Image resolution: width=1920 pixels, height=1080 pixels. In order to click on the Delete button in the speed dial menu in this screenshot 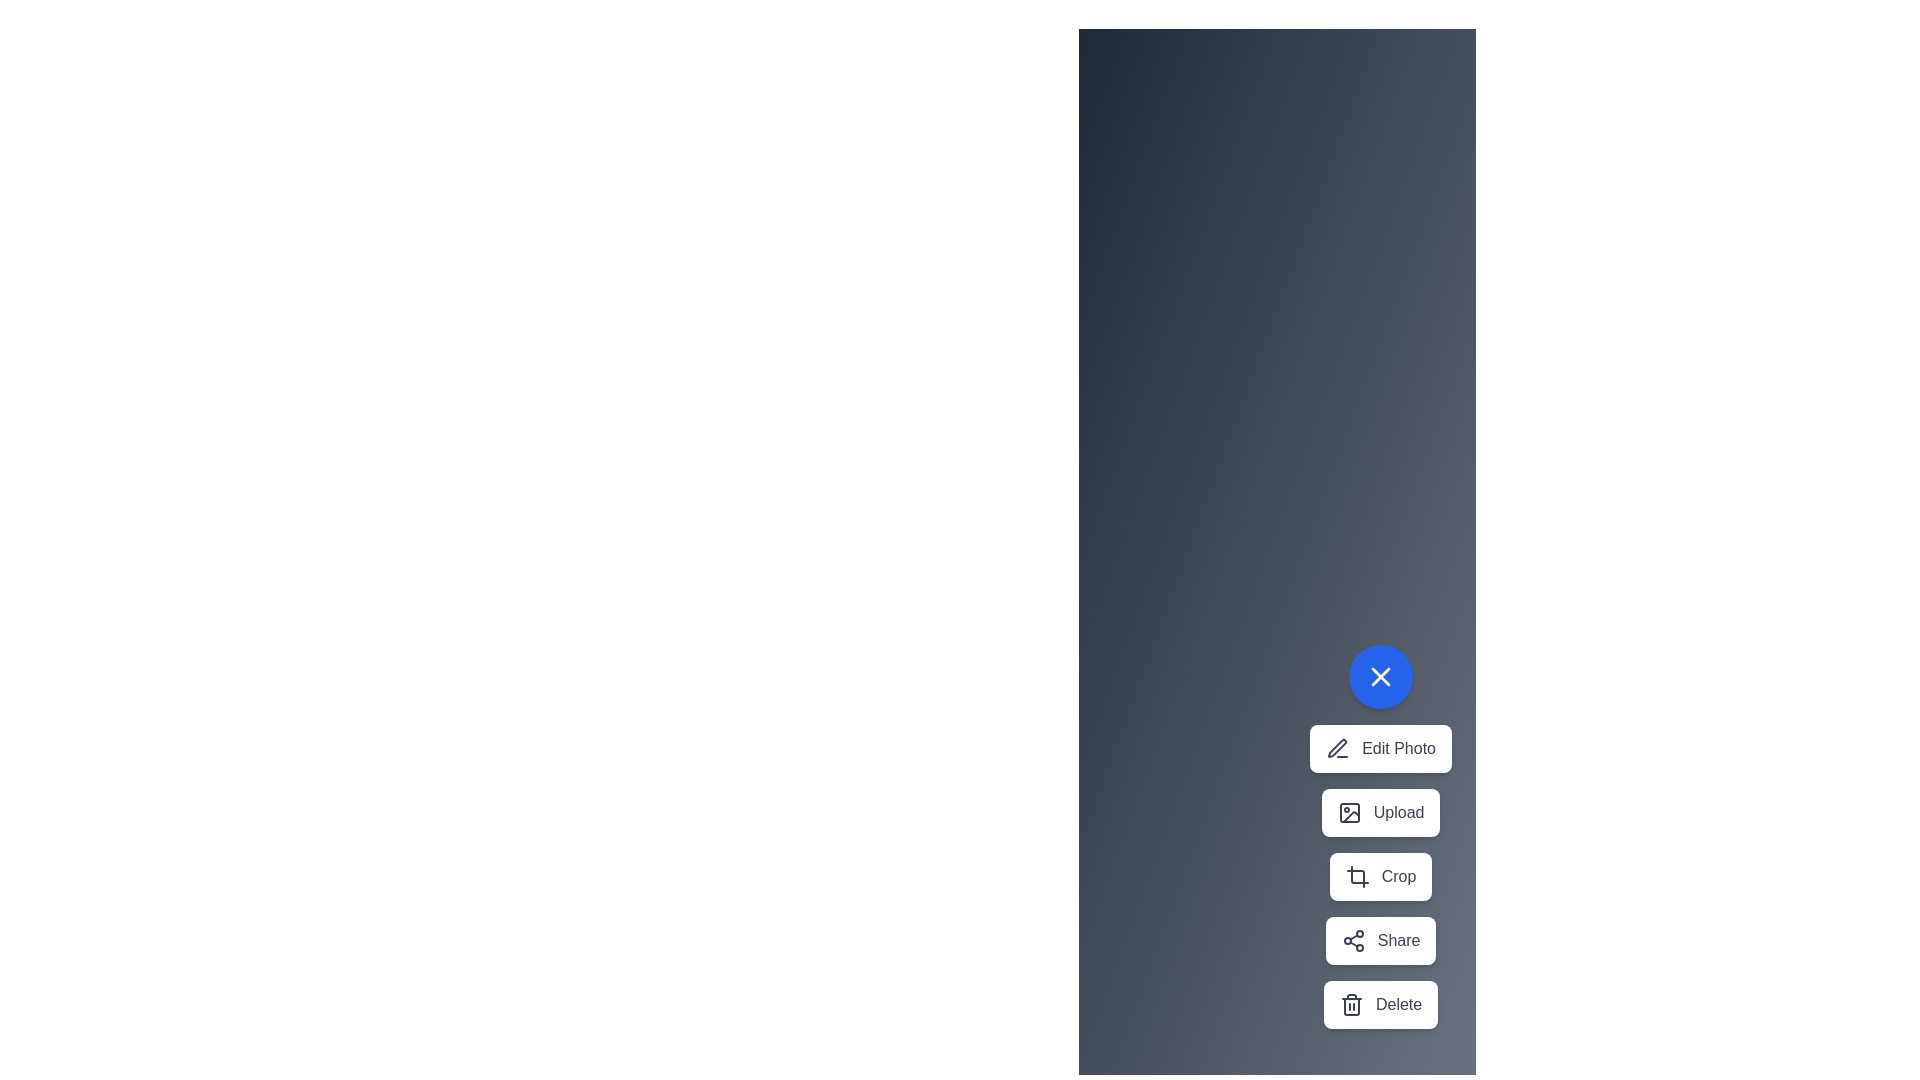, I will do `click(1380, 1005)`.